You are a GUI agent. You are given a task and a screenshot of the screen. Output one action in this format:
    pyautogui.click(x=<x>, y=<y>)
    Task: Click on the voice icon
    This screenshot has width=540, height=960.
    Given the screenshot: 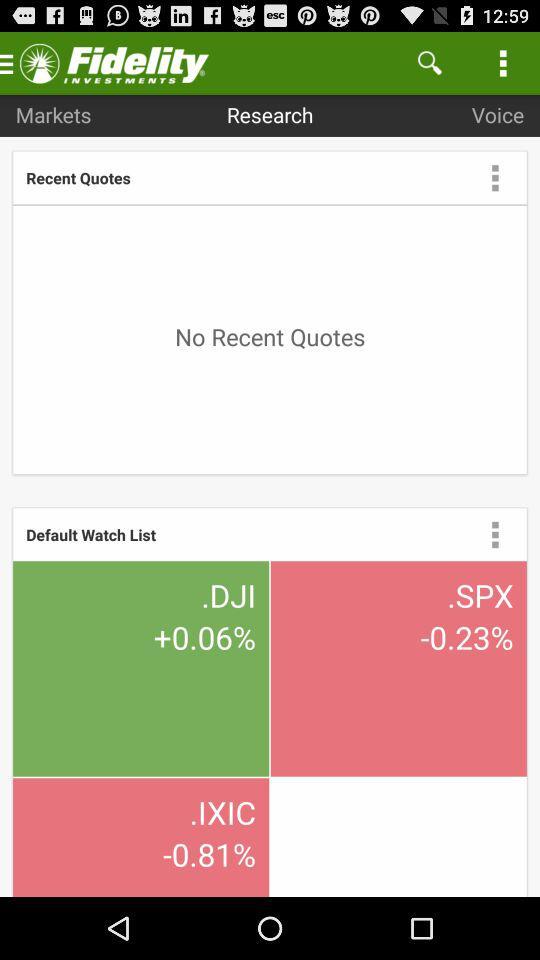 What is the action you would take?
    pyautogui.click(x=496, y=114)
    